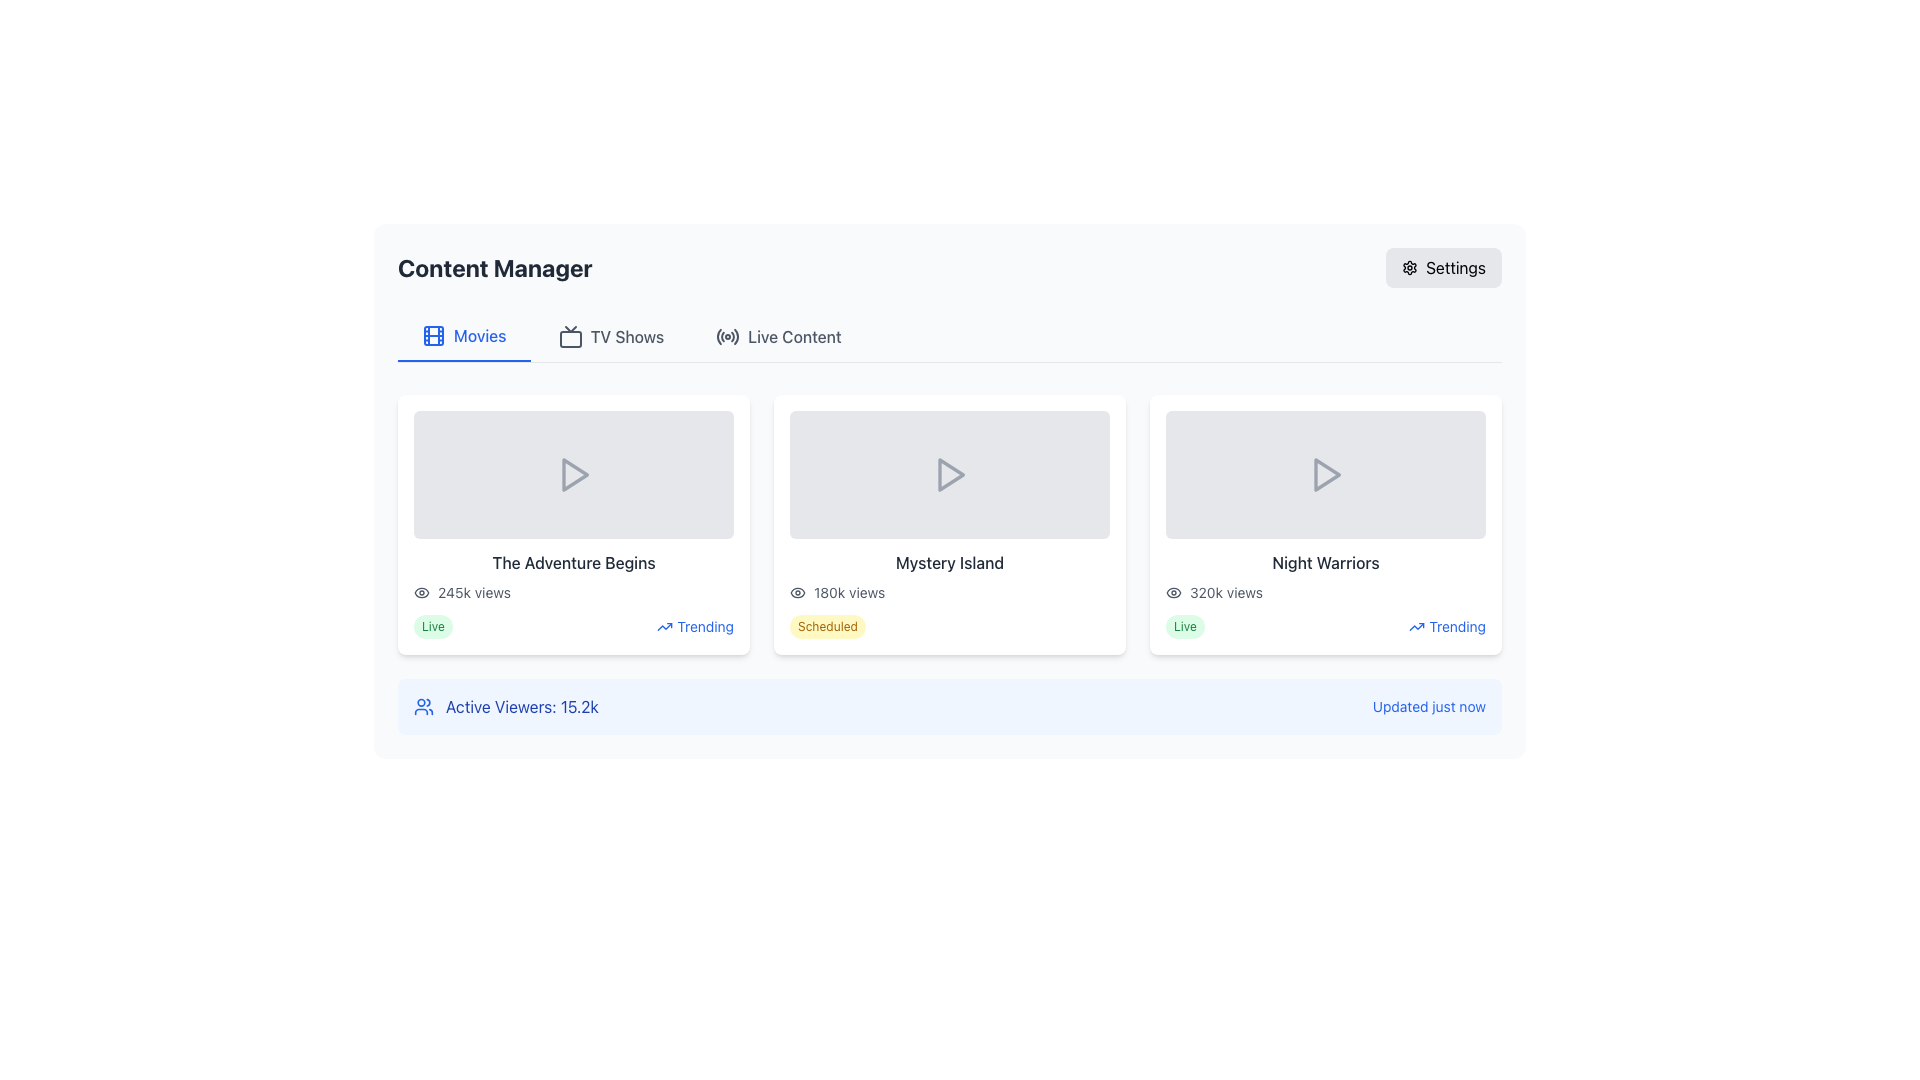 The height and width of the screenshot is (1080, 1920). What do you see at coordinates (1225, 592) in the screenshot?
I see `the text label displaying '320k views' which is located beside the eye icon under the title 'Night Warriors'` at bounding box center [1225, 592].